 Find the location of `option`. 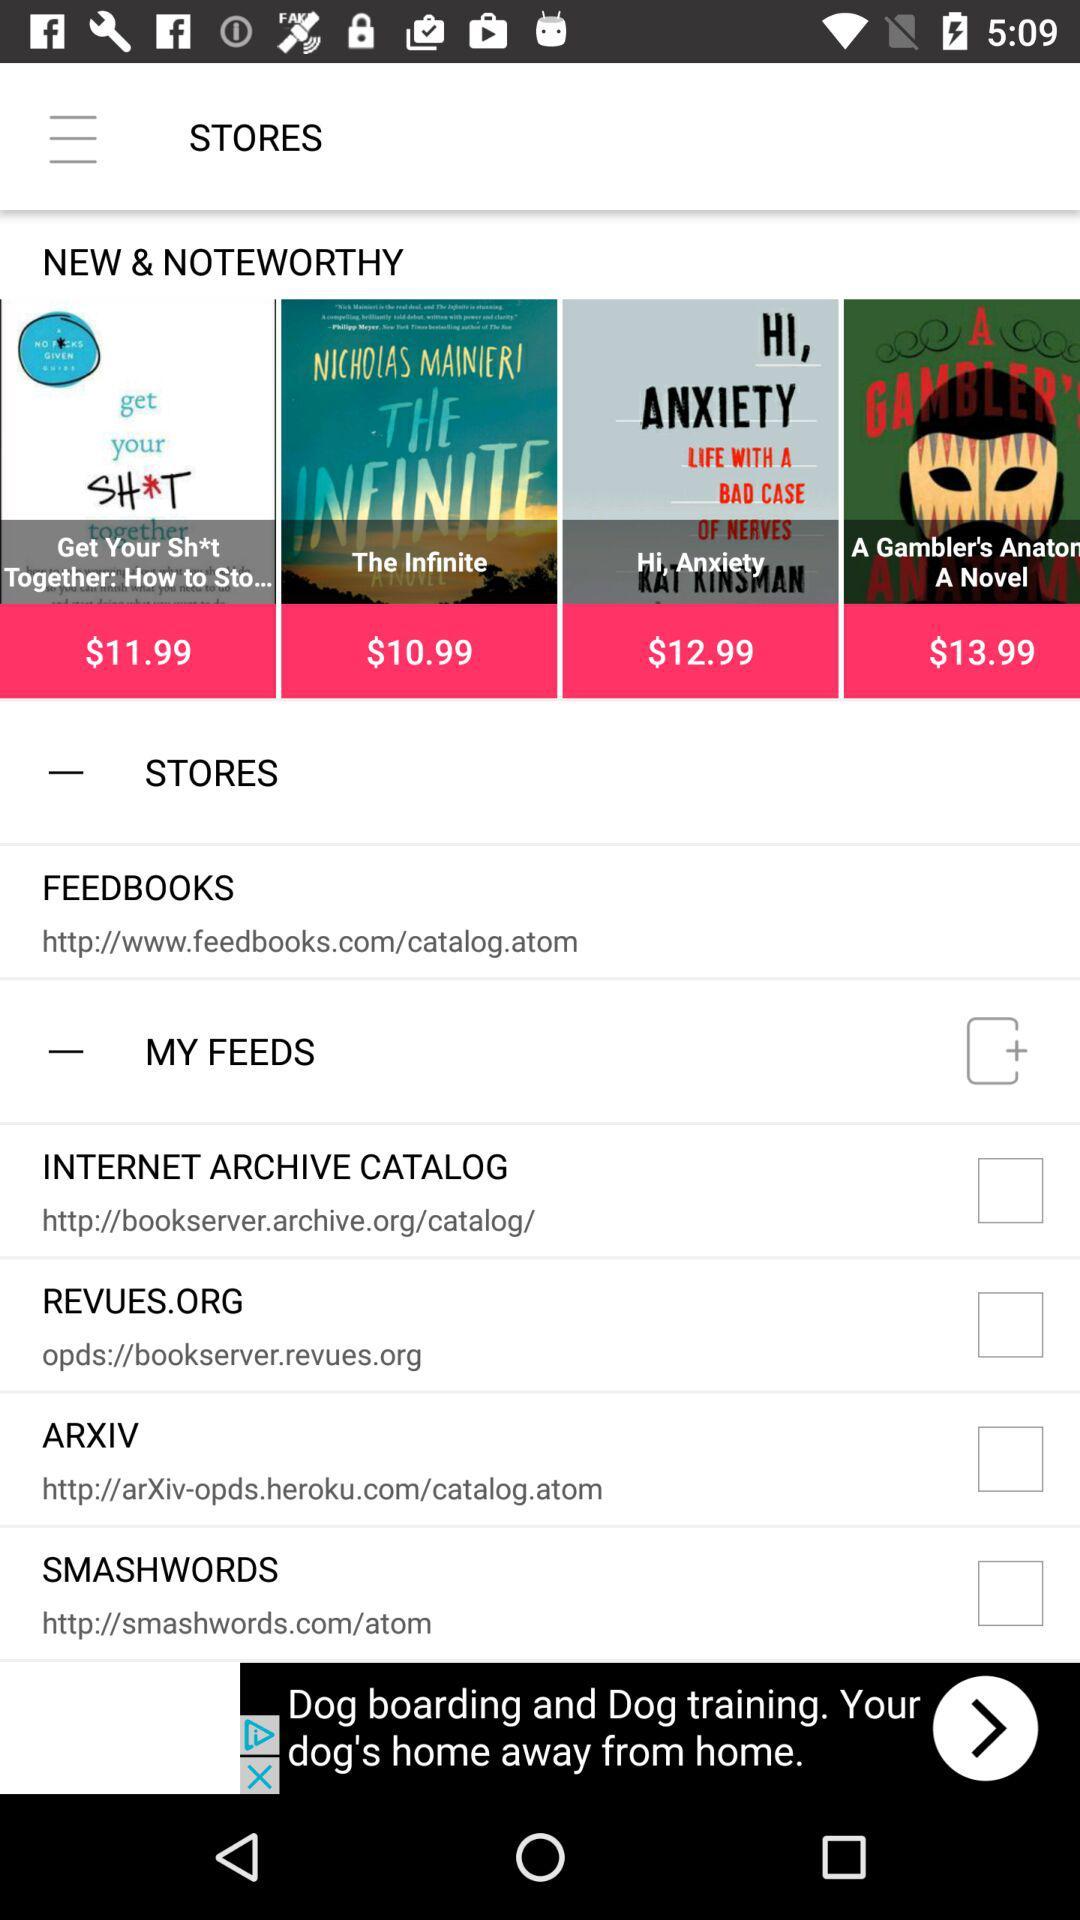

option is located at coordinates (1029, 1324).